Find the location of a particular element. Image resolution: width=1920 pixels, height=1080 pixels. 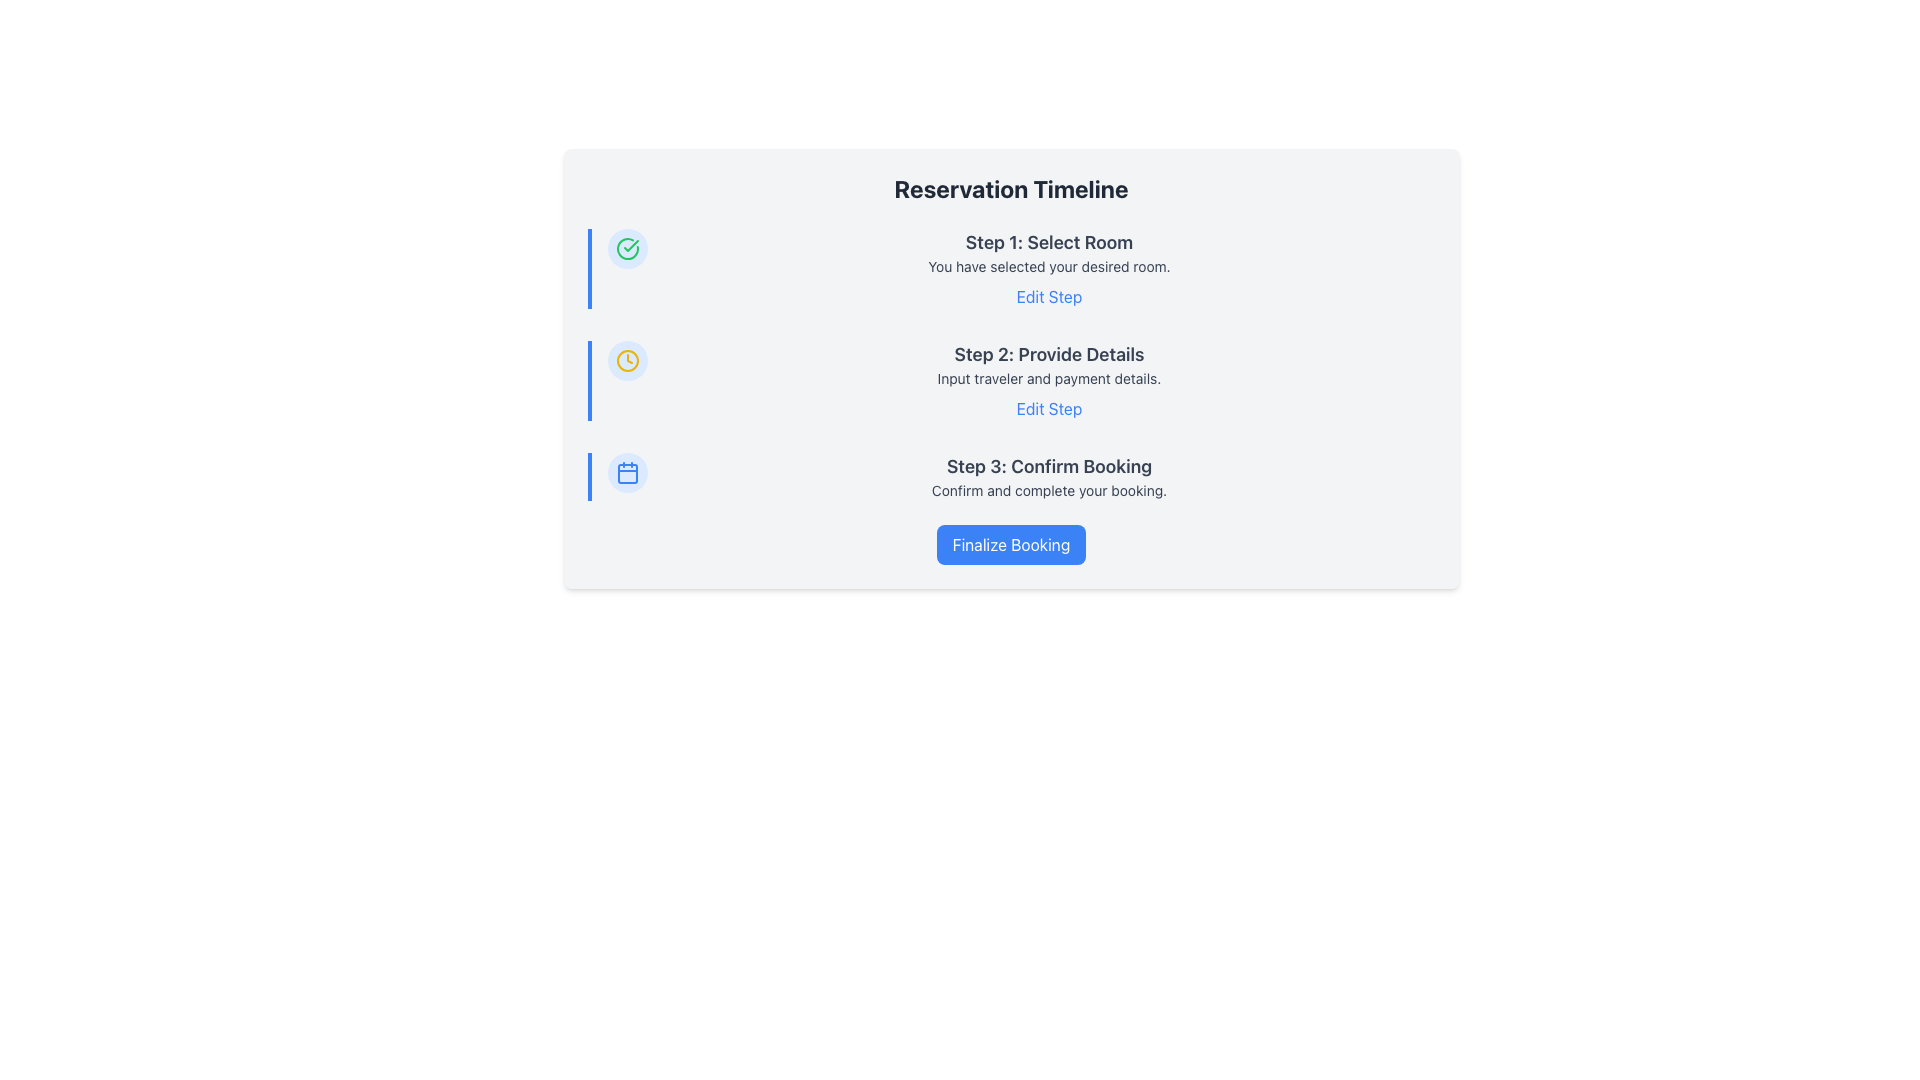

the clock icon with a yellow outline and clock hands, which is the second icon in a vertical sequence of three, located in the left panel next to the 'Step 2: Provide Details' section is located at coordinates (626, 361).